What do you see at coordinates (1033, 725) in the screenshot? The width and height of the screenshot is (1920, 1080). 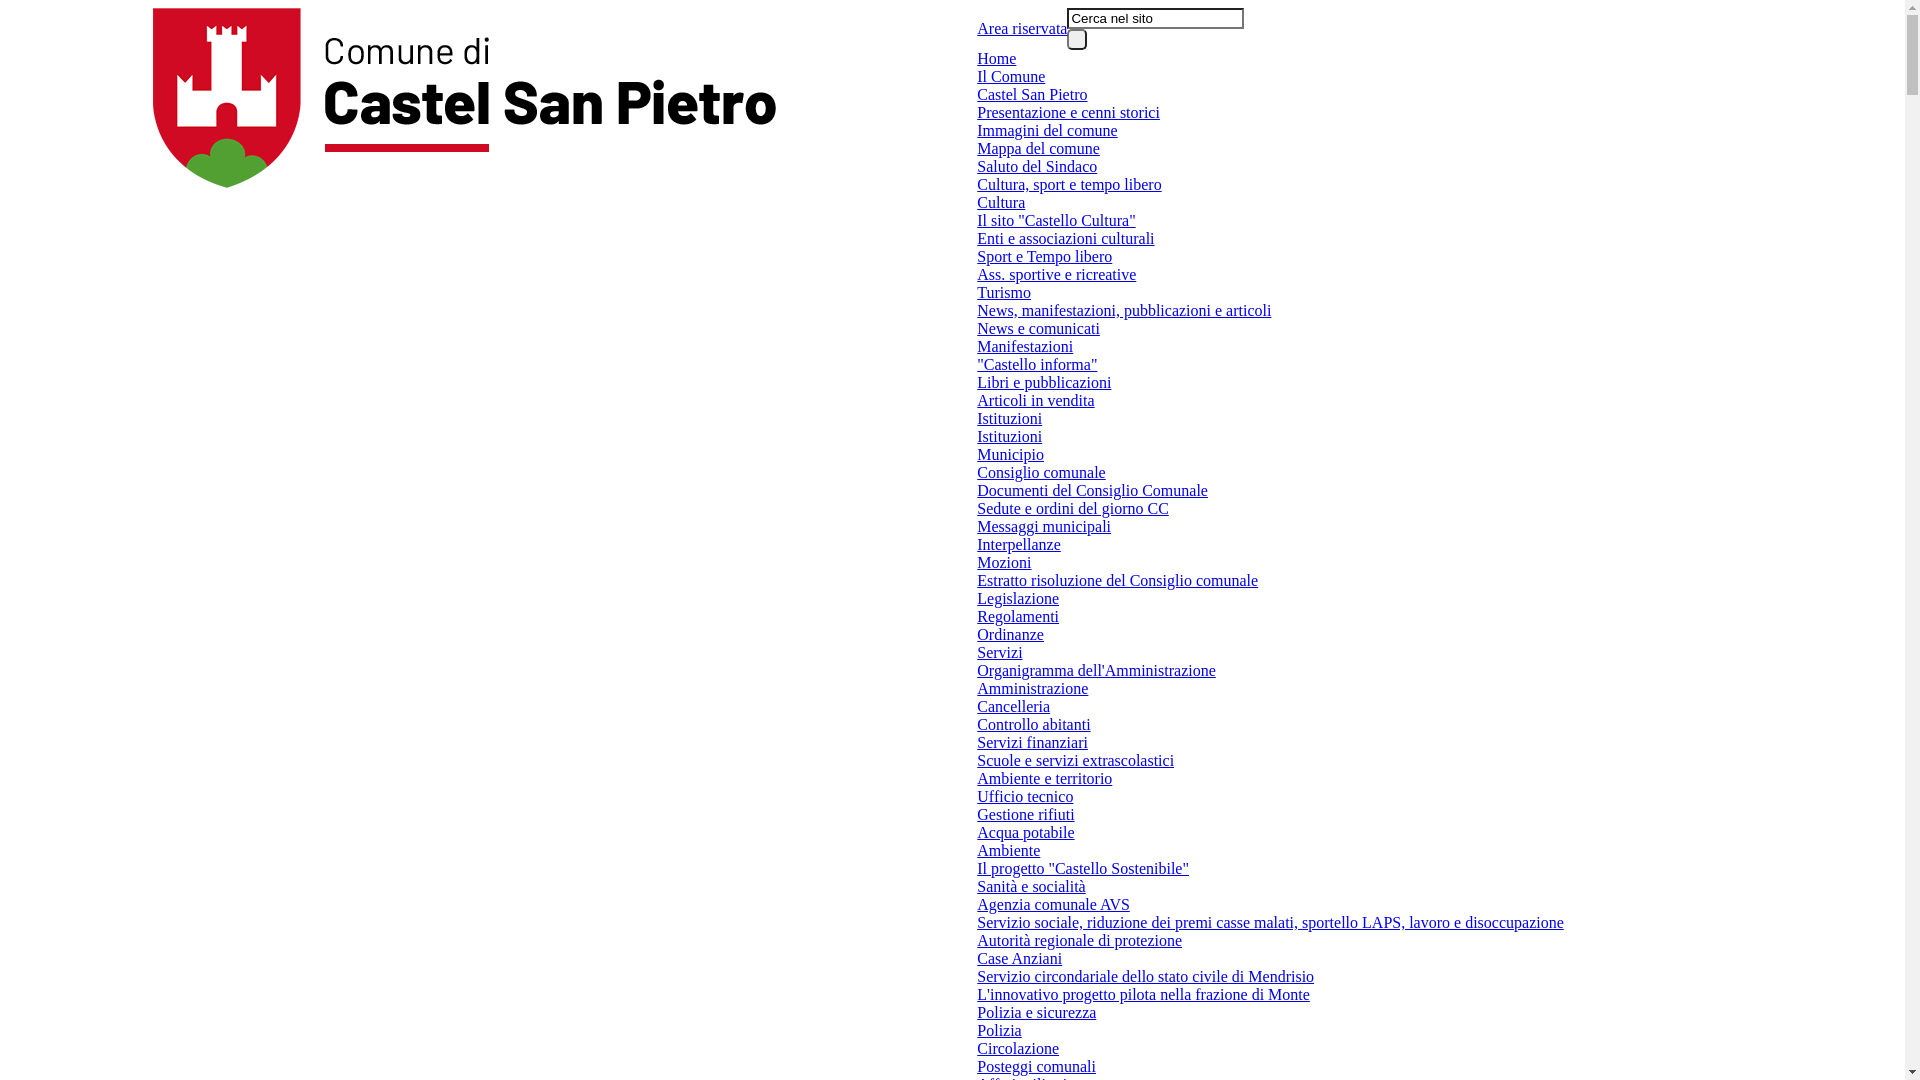 I see `'Controllo abitanti'` at bounding box center [1033, 725].